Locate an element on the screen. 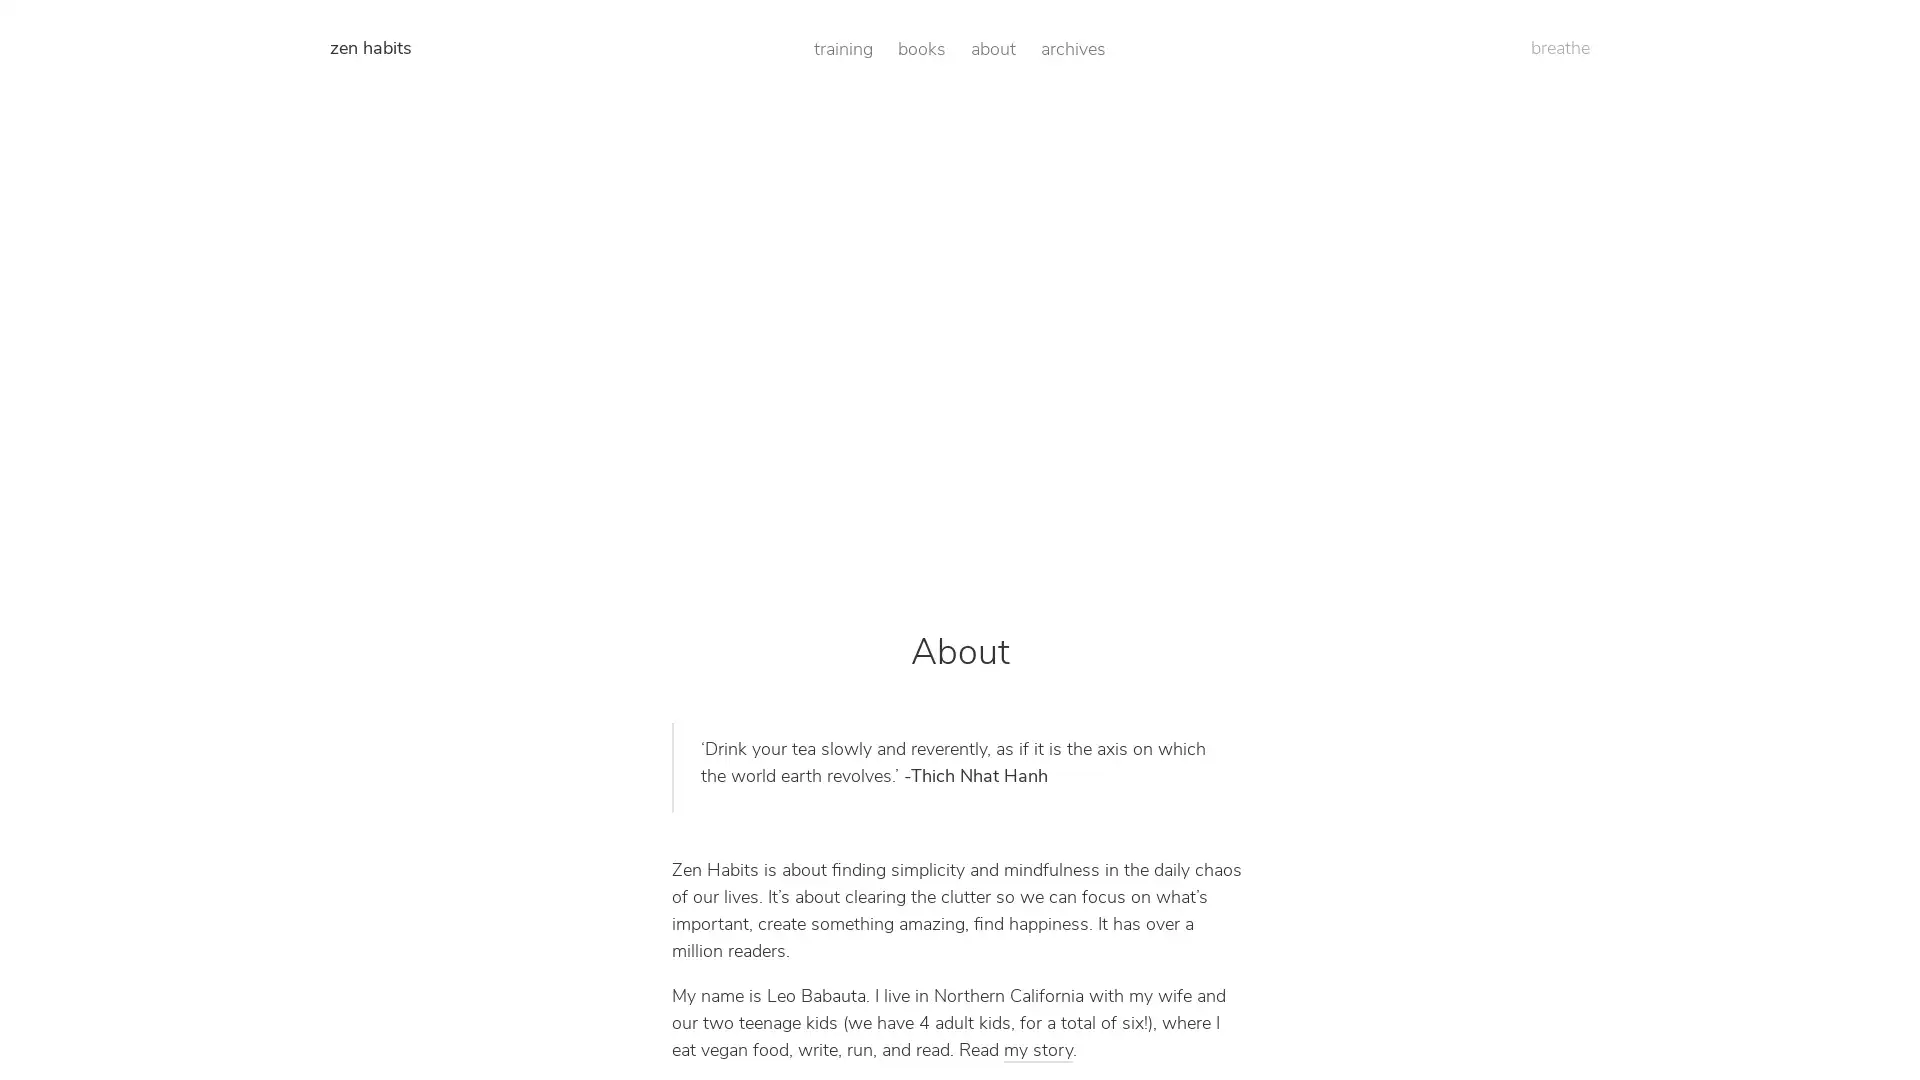 This screenshot has width=1920, height=1080. Get Access is located at coordinates (1208, 406).